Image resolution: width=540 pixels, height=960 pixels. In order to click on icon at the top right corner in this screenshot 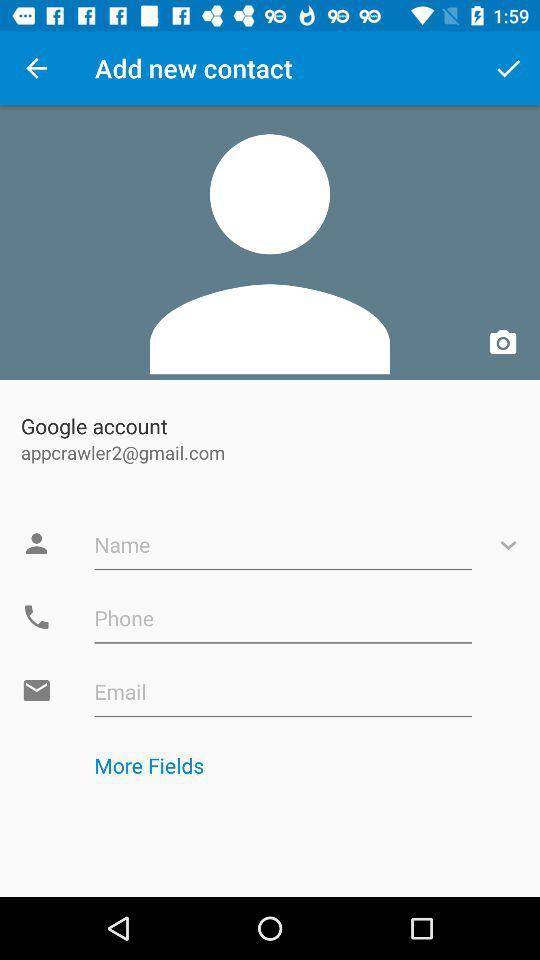, I will do `click(508, 68)`.